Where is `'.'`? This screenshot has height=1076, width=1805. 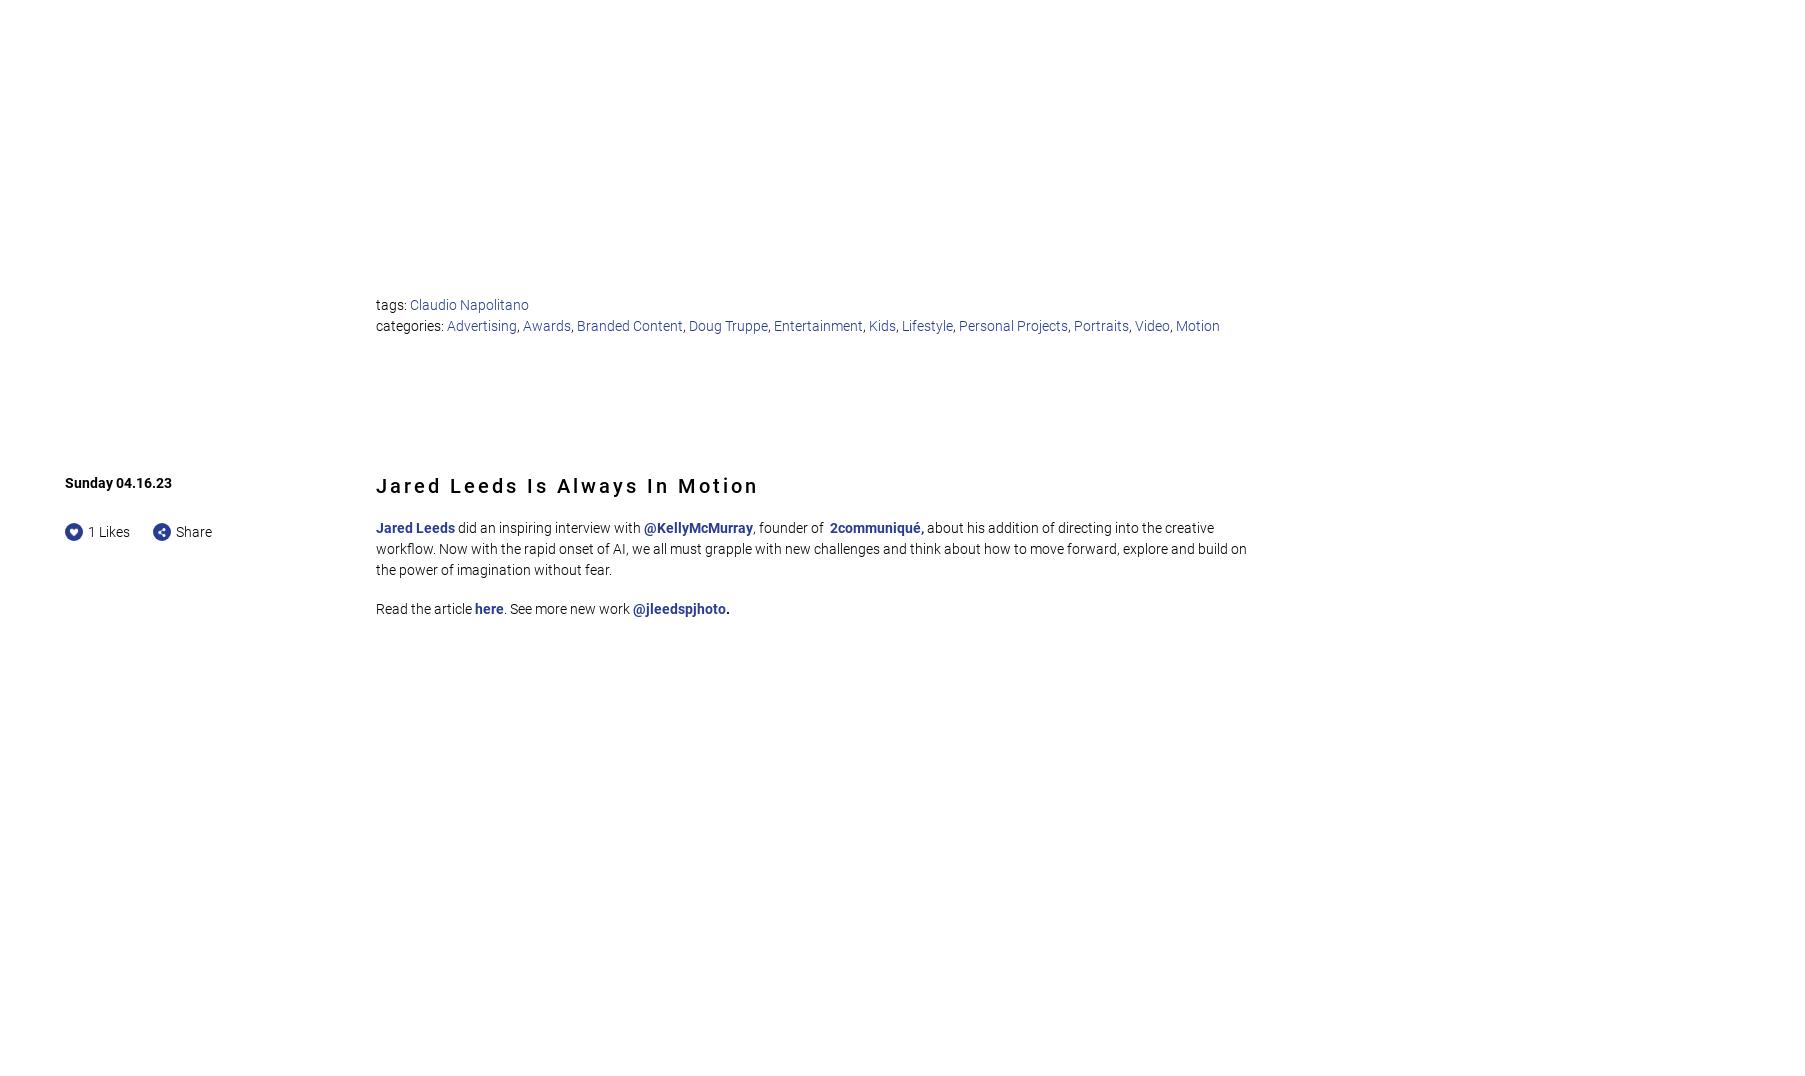
'.' is located at coordinates (726, 608).